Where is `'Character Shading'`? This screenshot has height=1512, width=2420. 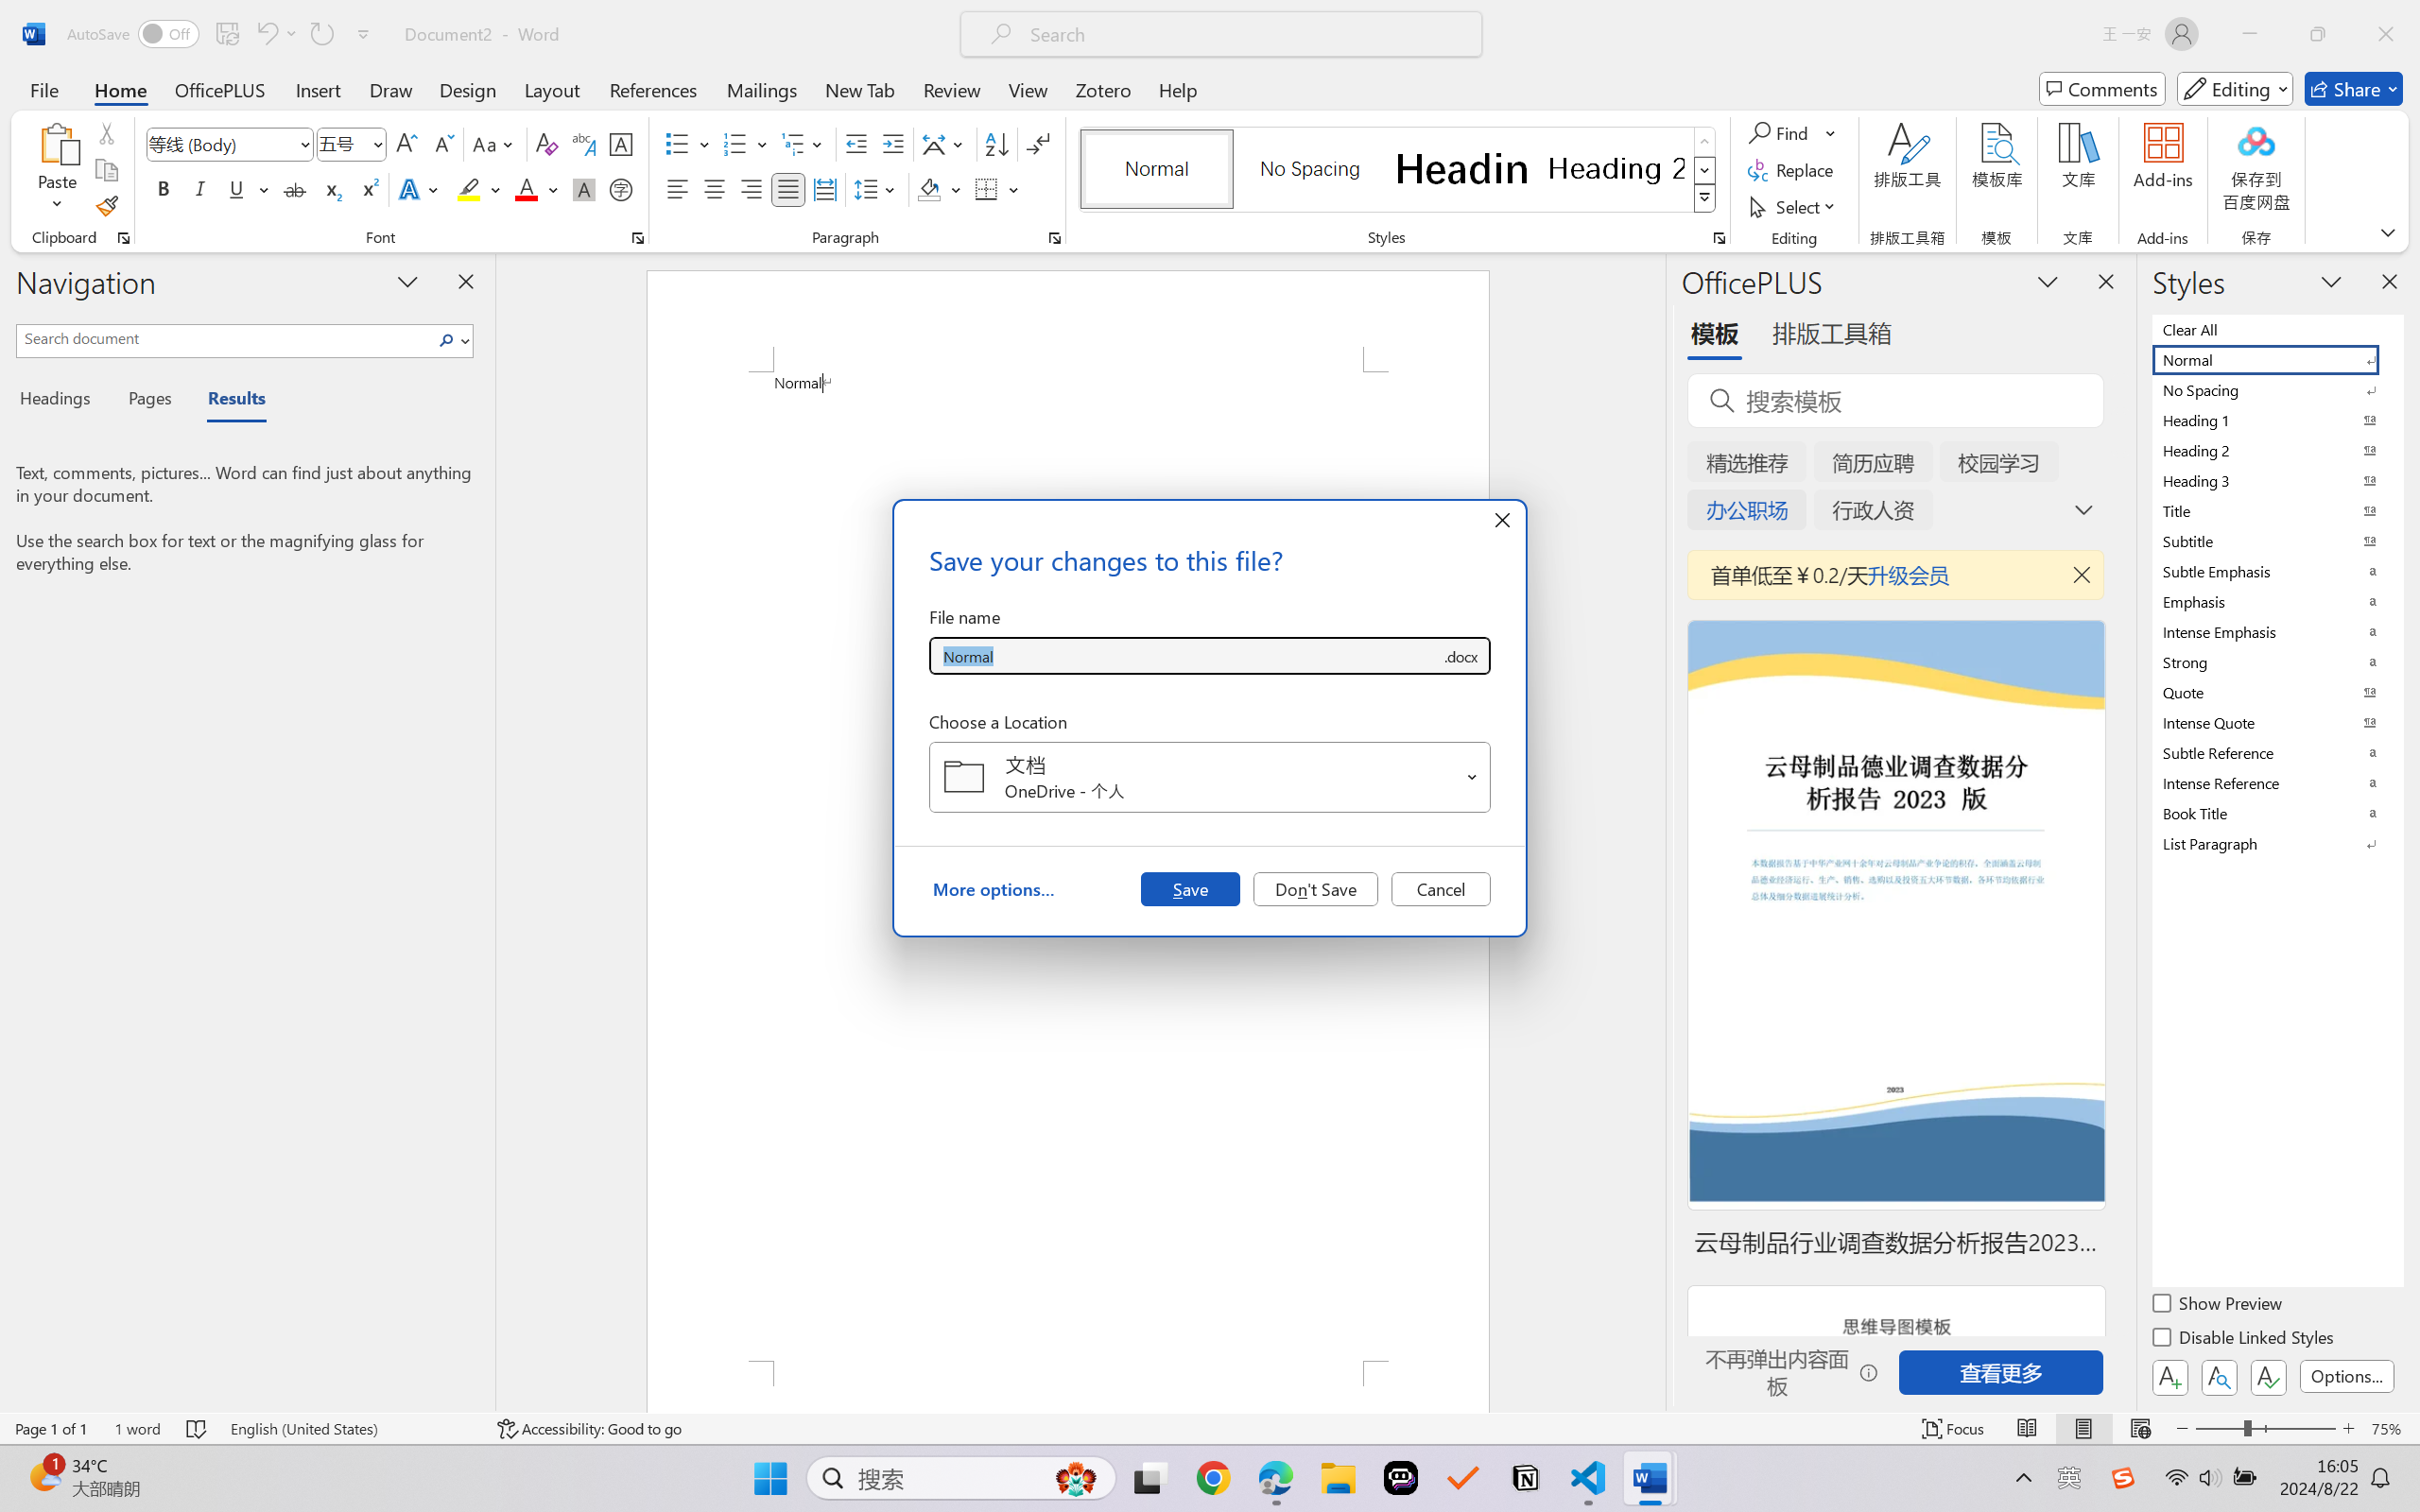
'Character Shading' is located at coordinates (581, 188).